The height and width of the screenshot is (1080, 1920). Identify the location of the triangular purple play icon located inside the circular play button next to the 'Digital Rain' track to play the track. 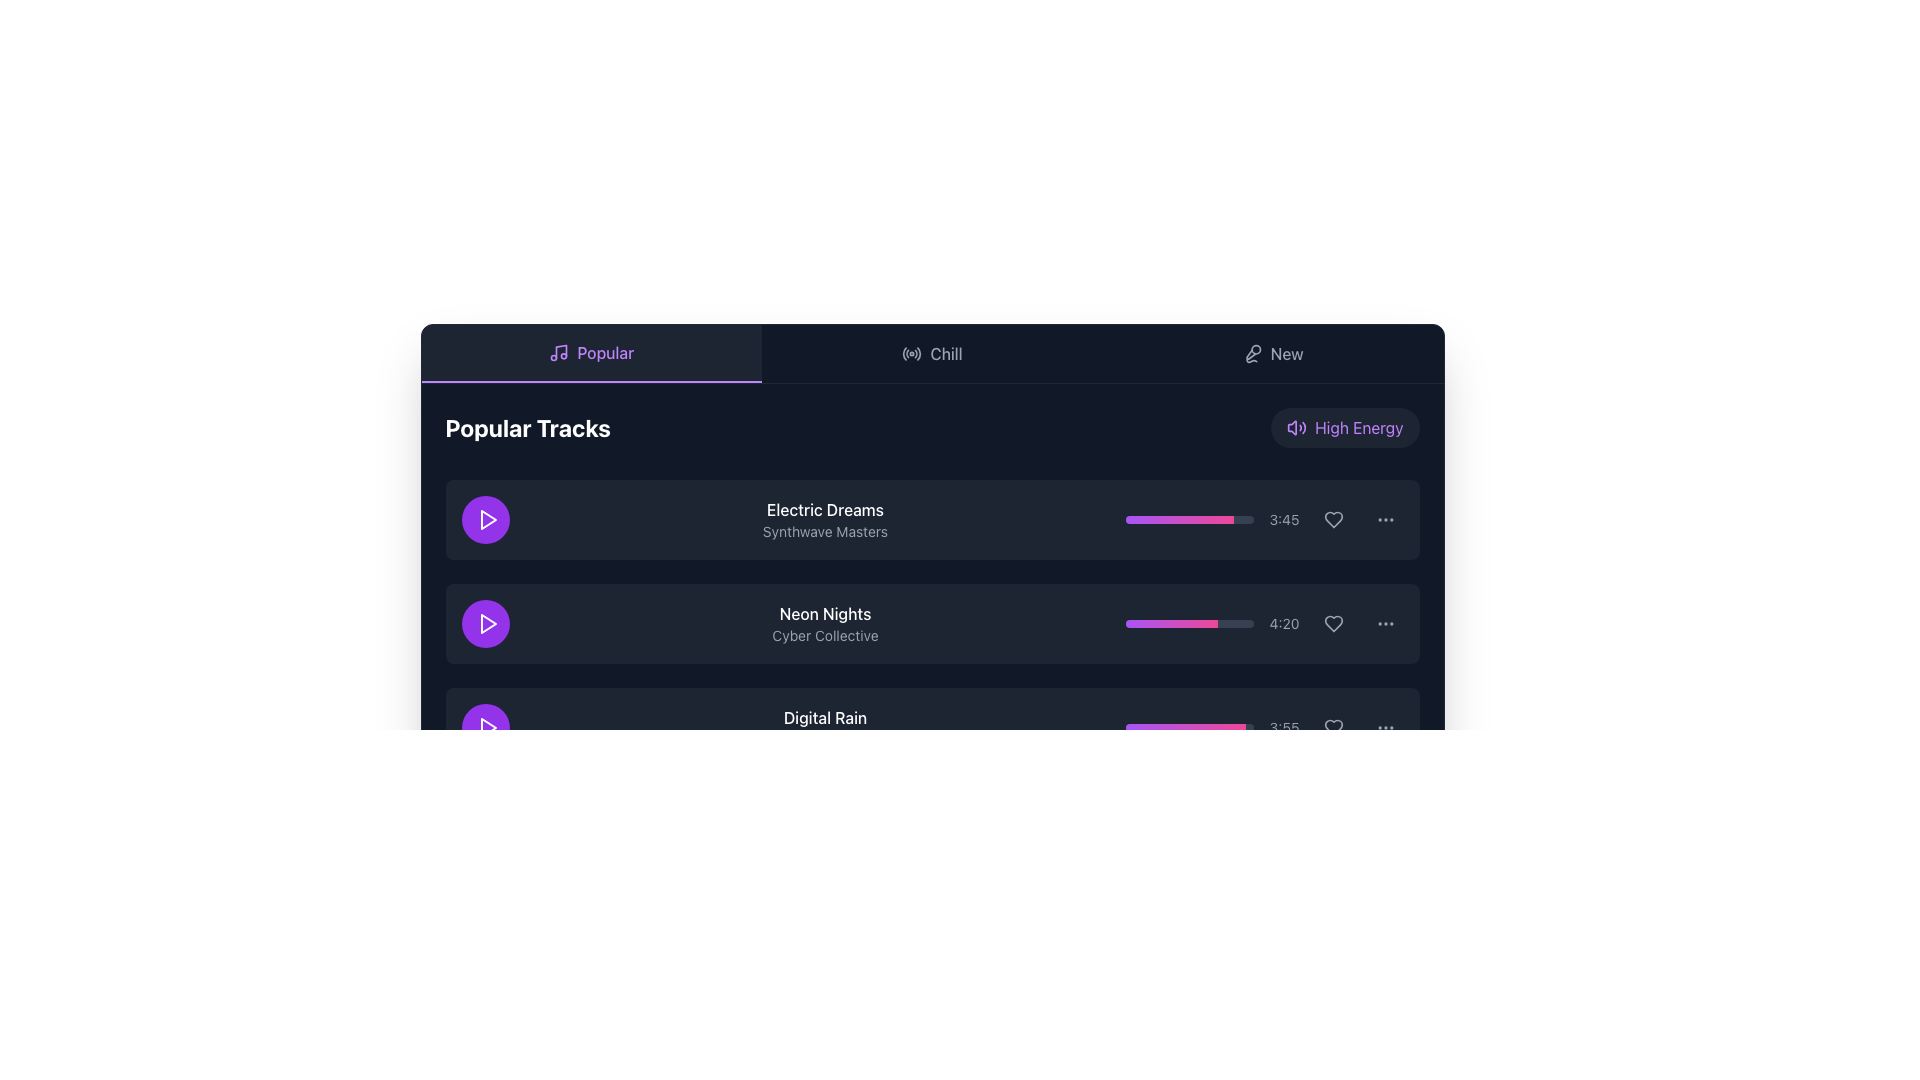
(488, 728).